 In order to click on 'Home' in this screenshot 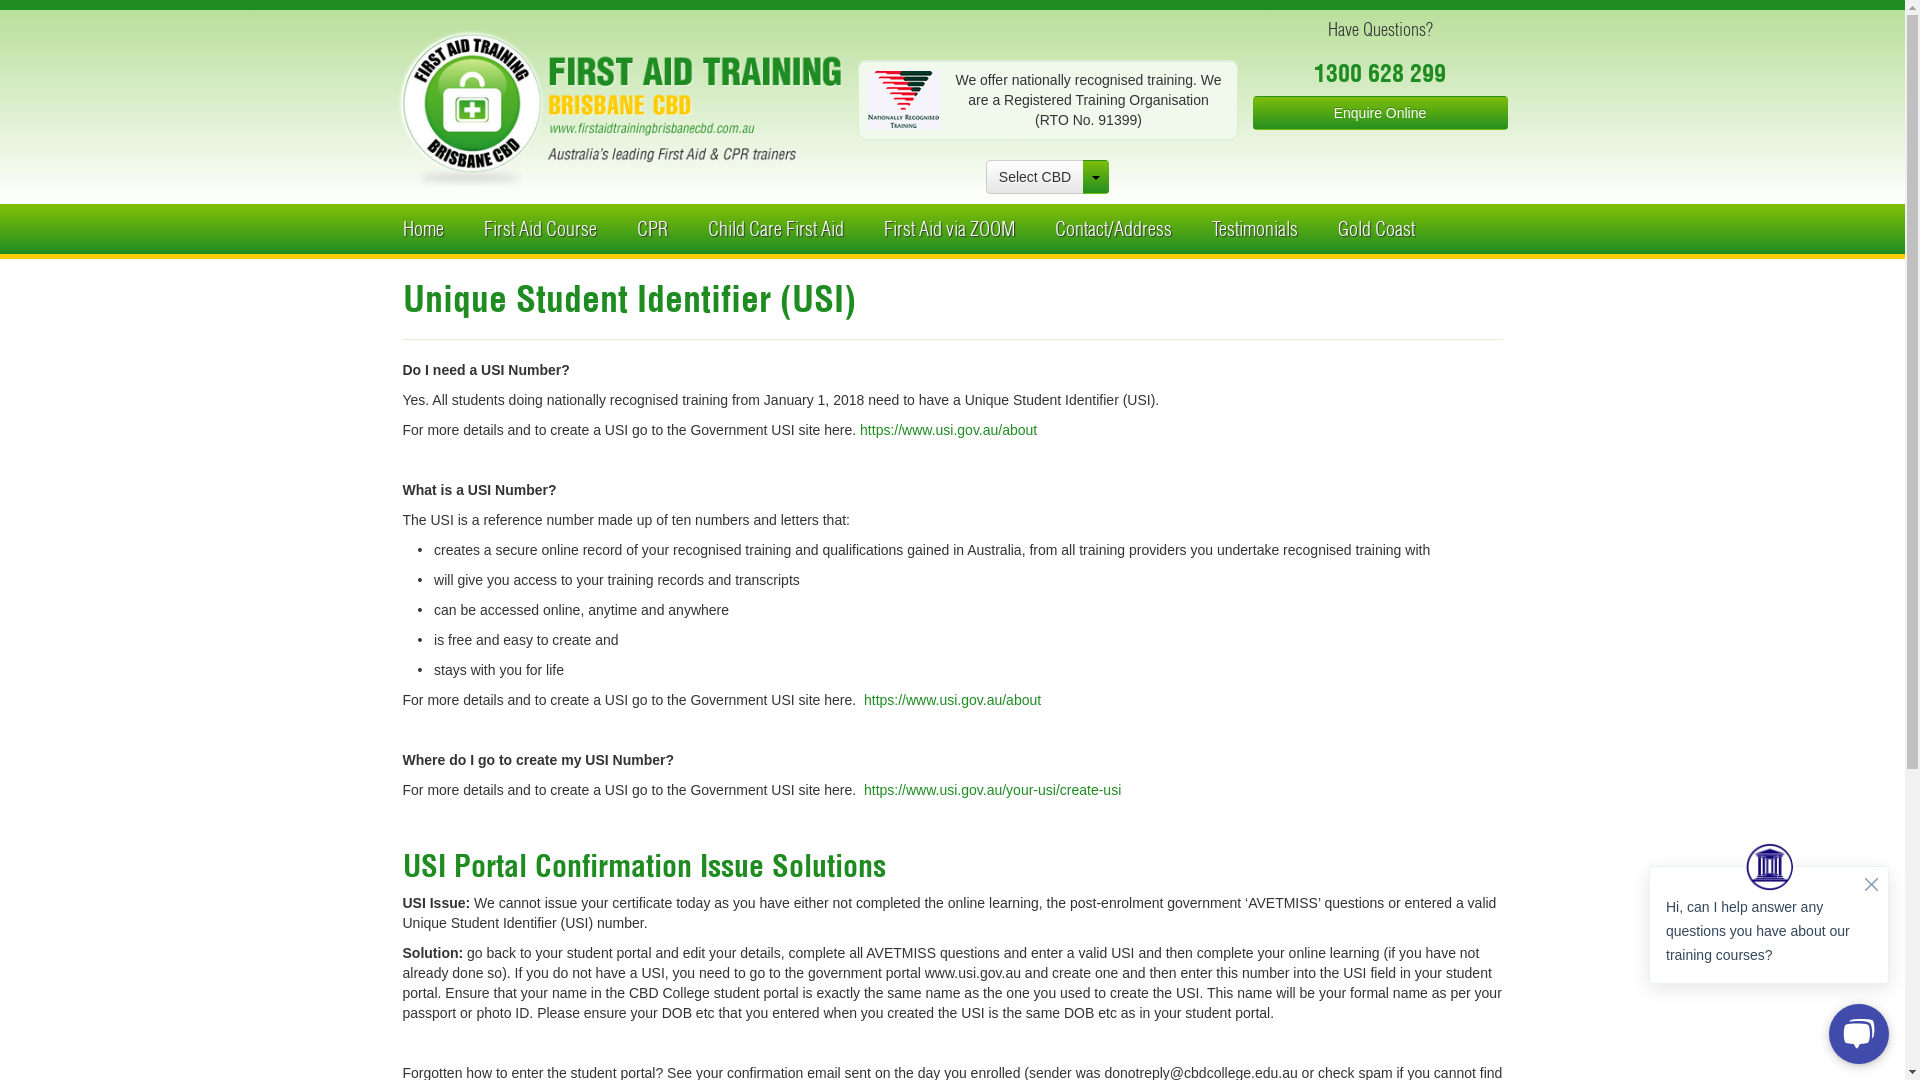, I will do `click(421, 227)`.